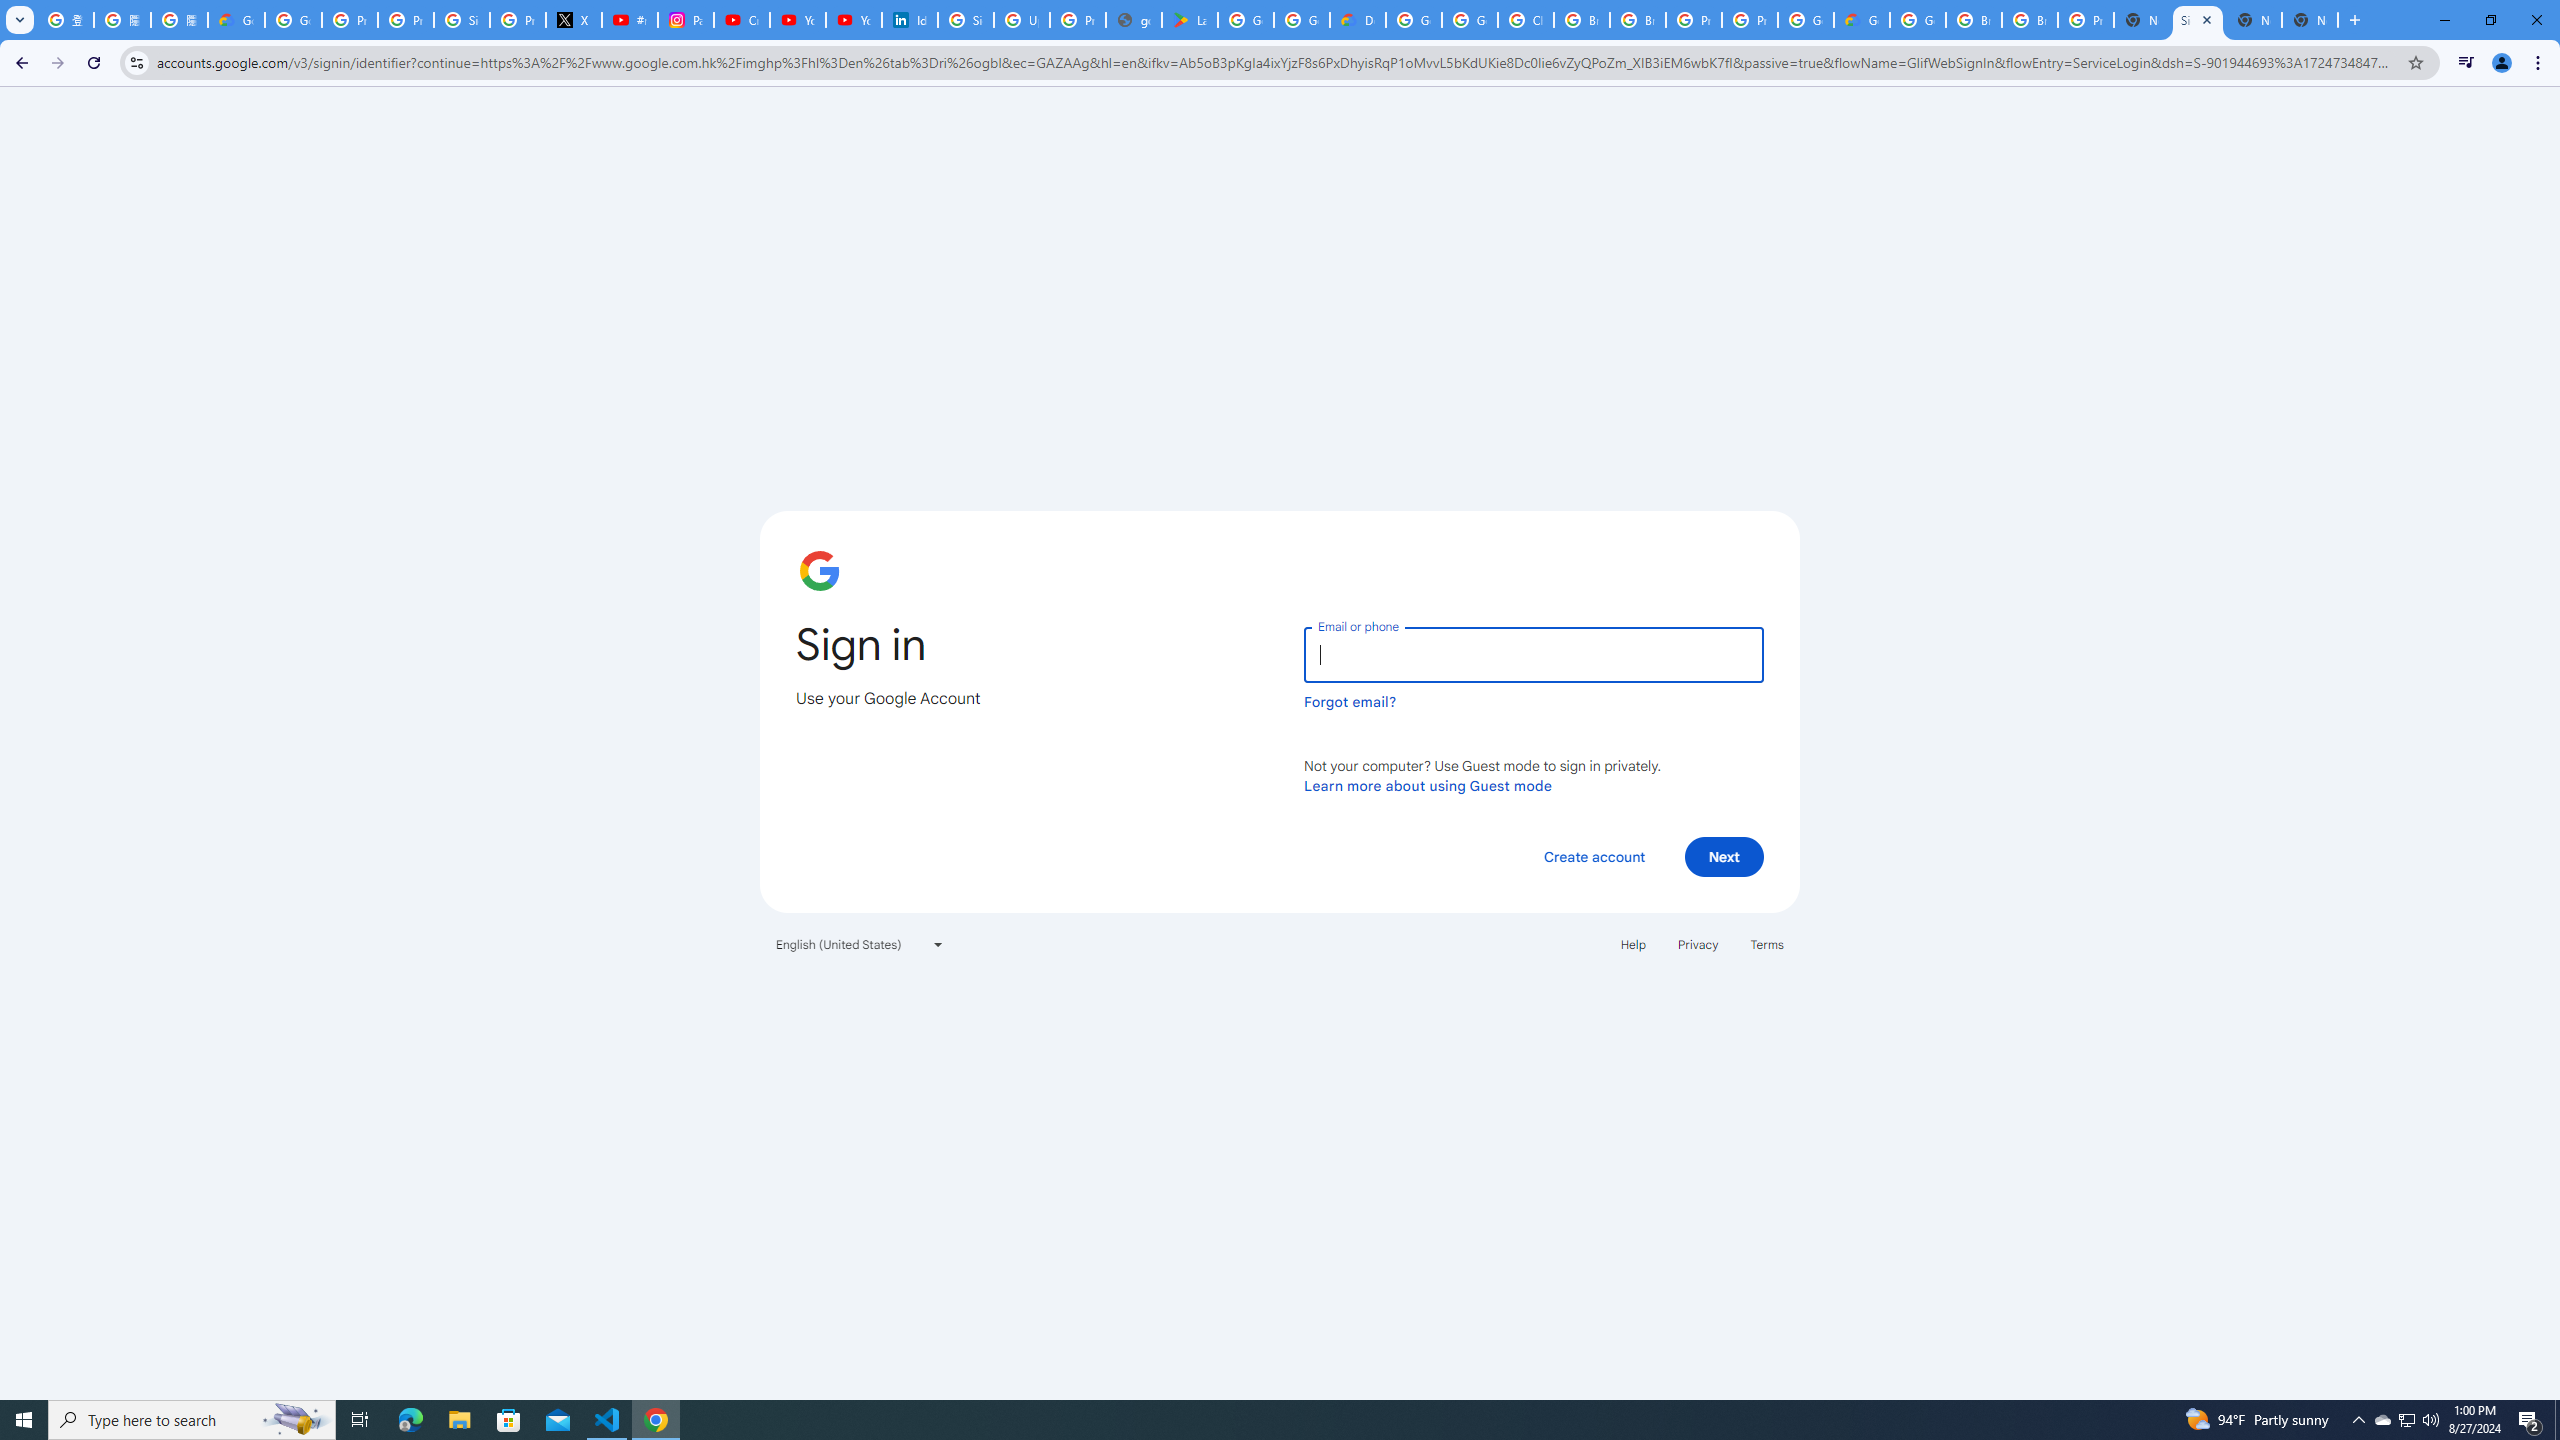 The image size is (2560, 1440). Describe the element at coordinates (1724, 855) in the screenshot. I see `'Next'` at that location.